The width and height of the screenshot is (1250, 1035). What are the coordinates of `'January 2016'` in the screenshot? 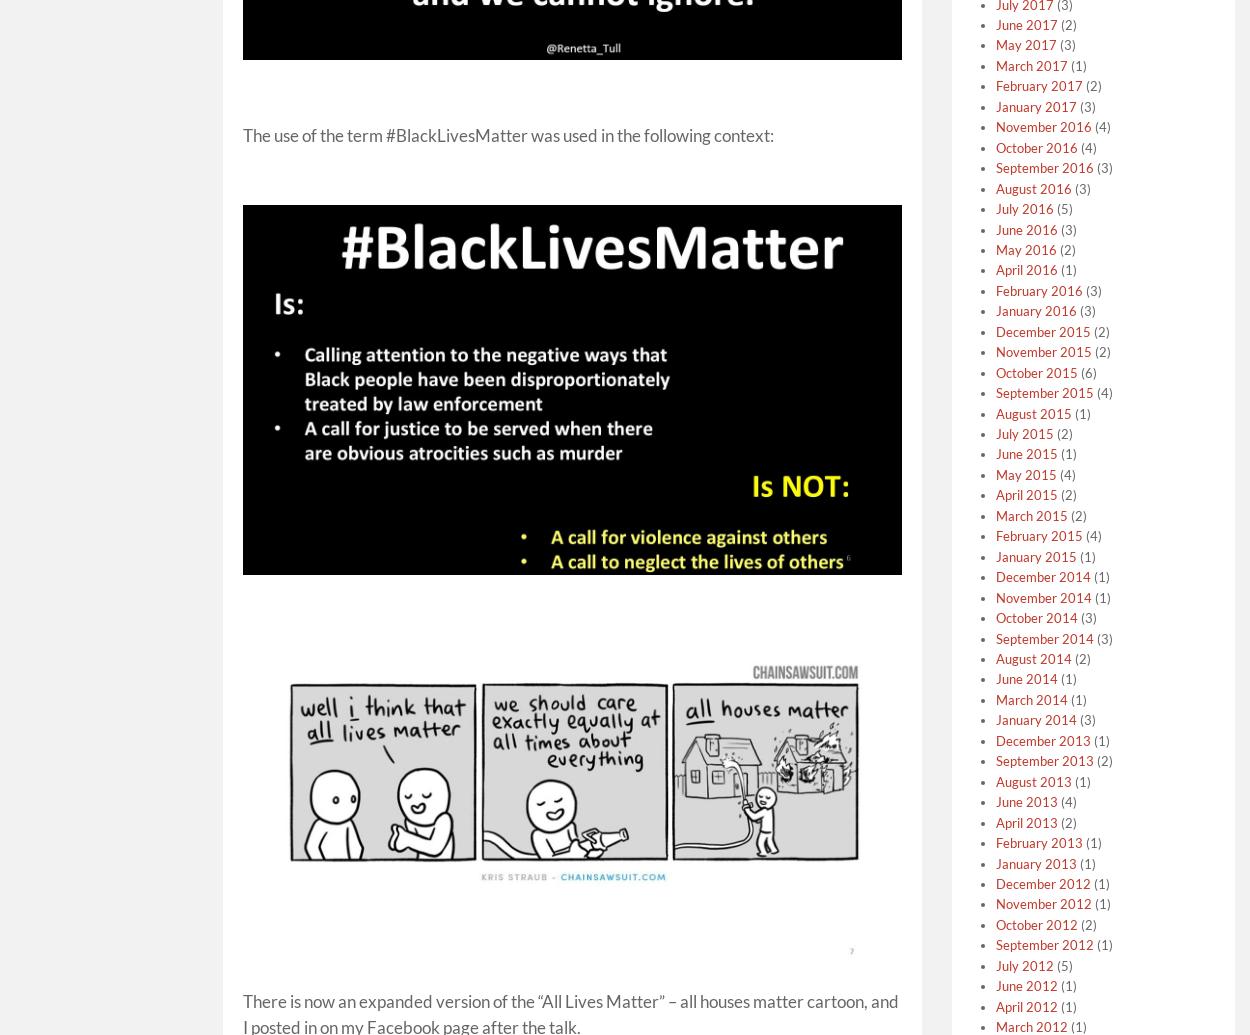 It's located at (1036, 311).